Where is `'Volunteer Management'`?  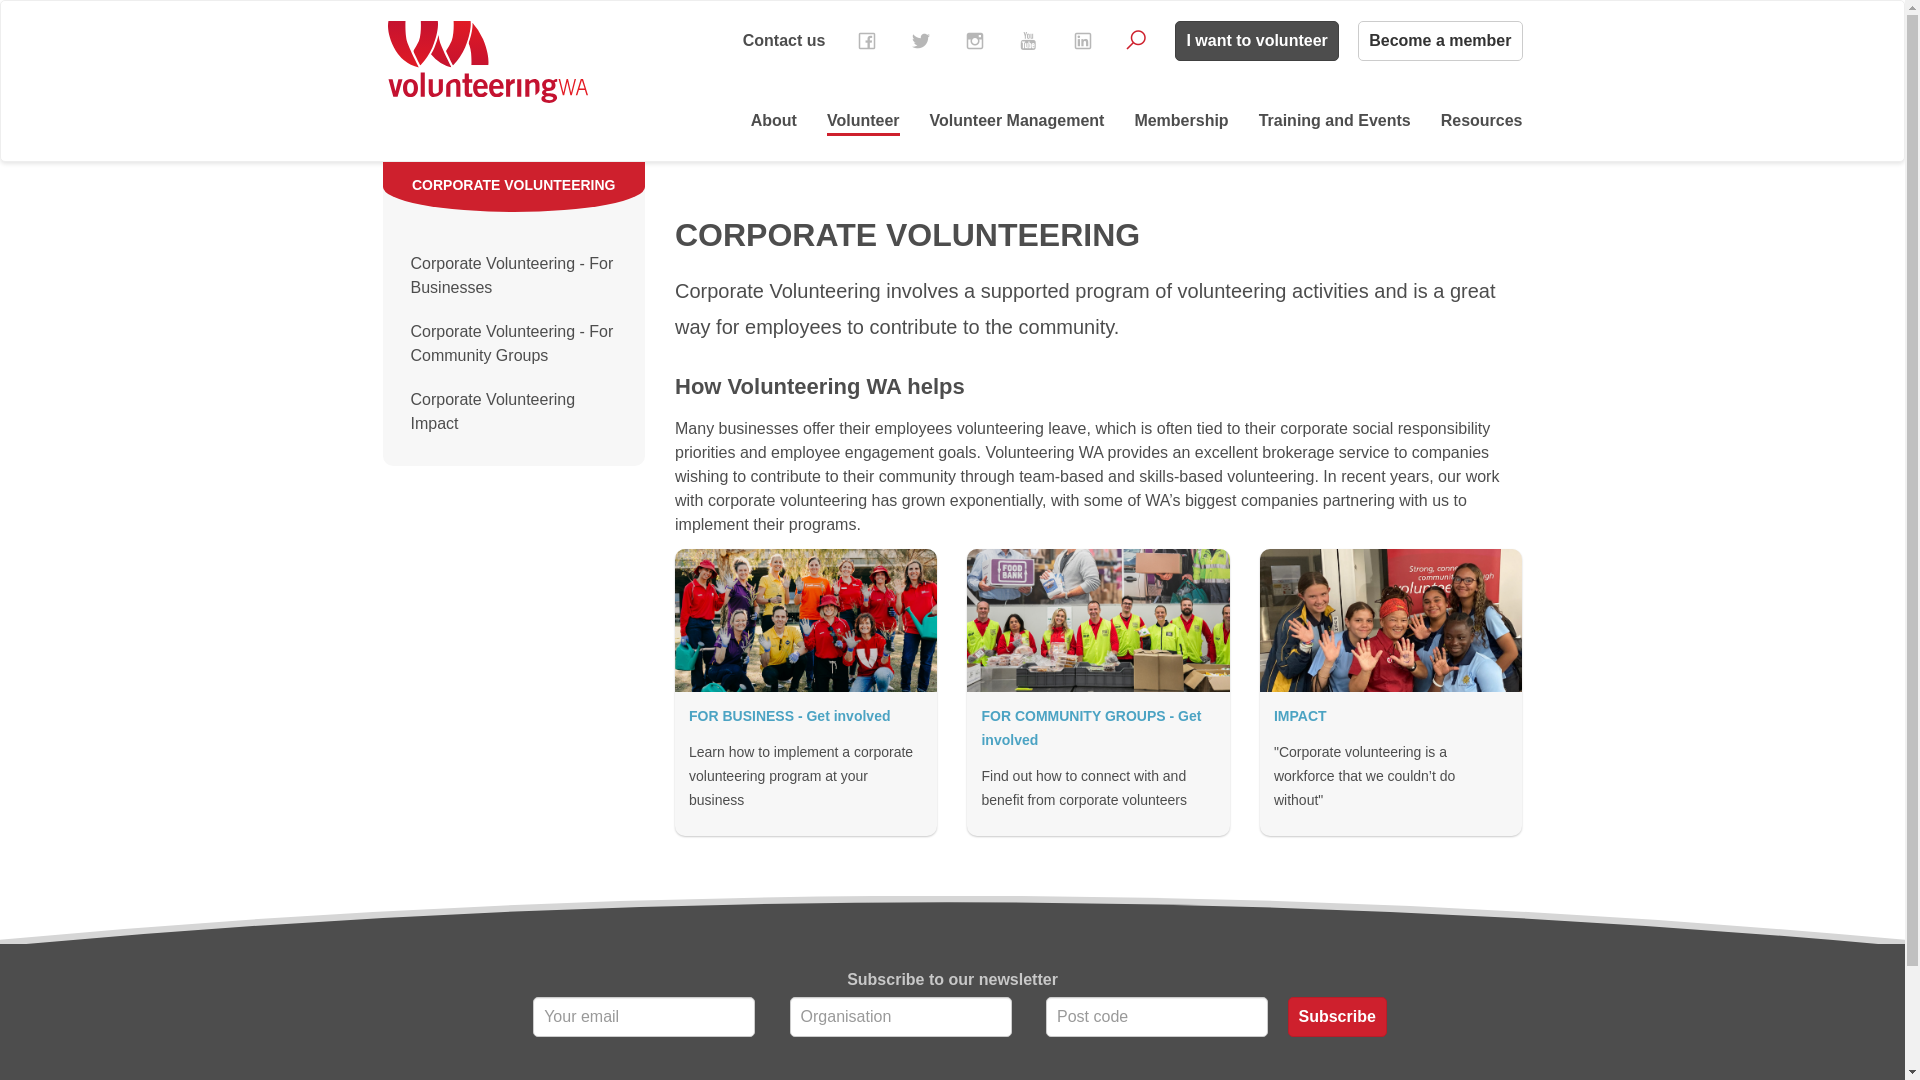
'Volunteer Management' is located at coordinates (1017, 120).